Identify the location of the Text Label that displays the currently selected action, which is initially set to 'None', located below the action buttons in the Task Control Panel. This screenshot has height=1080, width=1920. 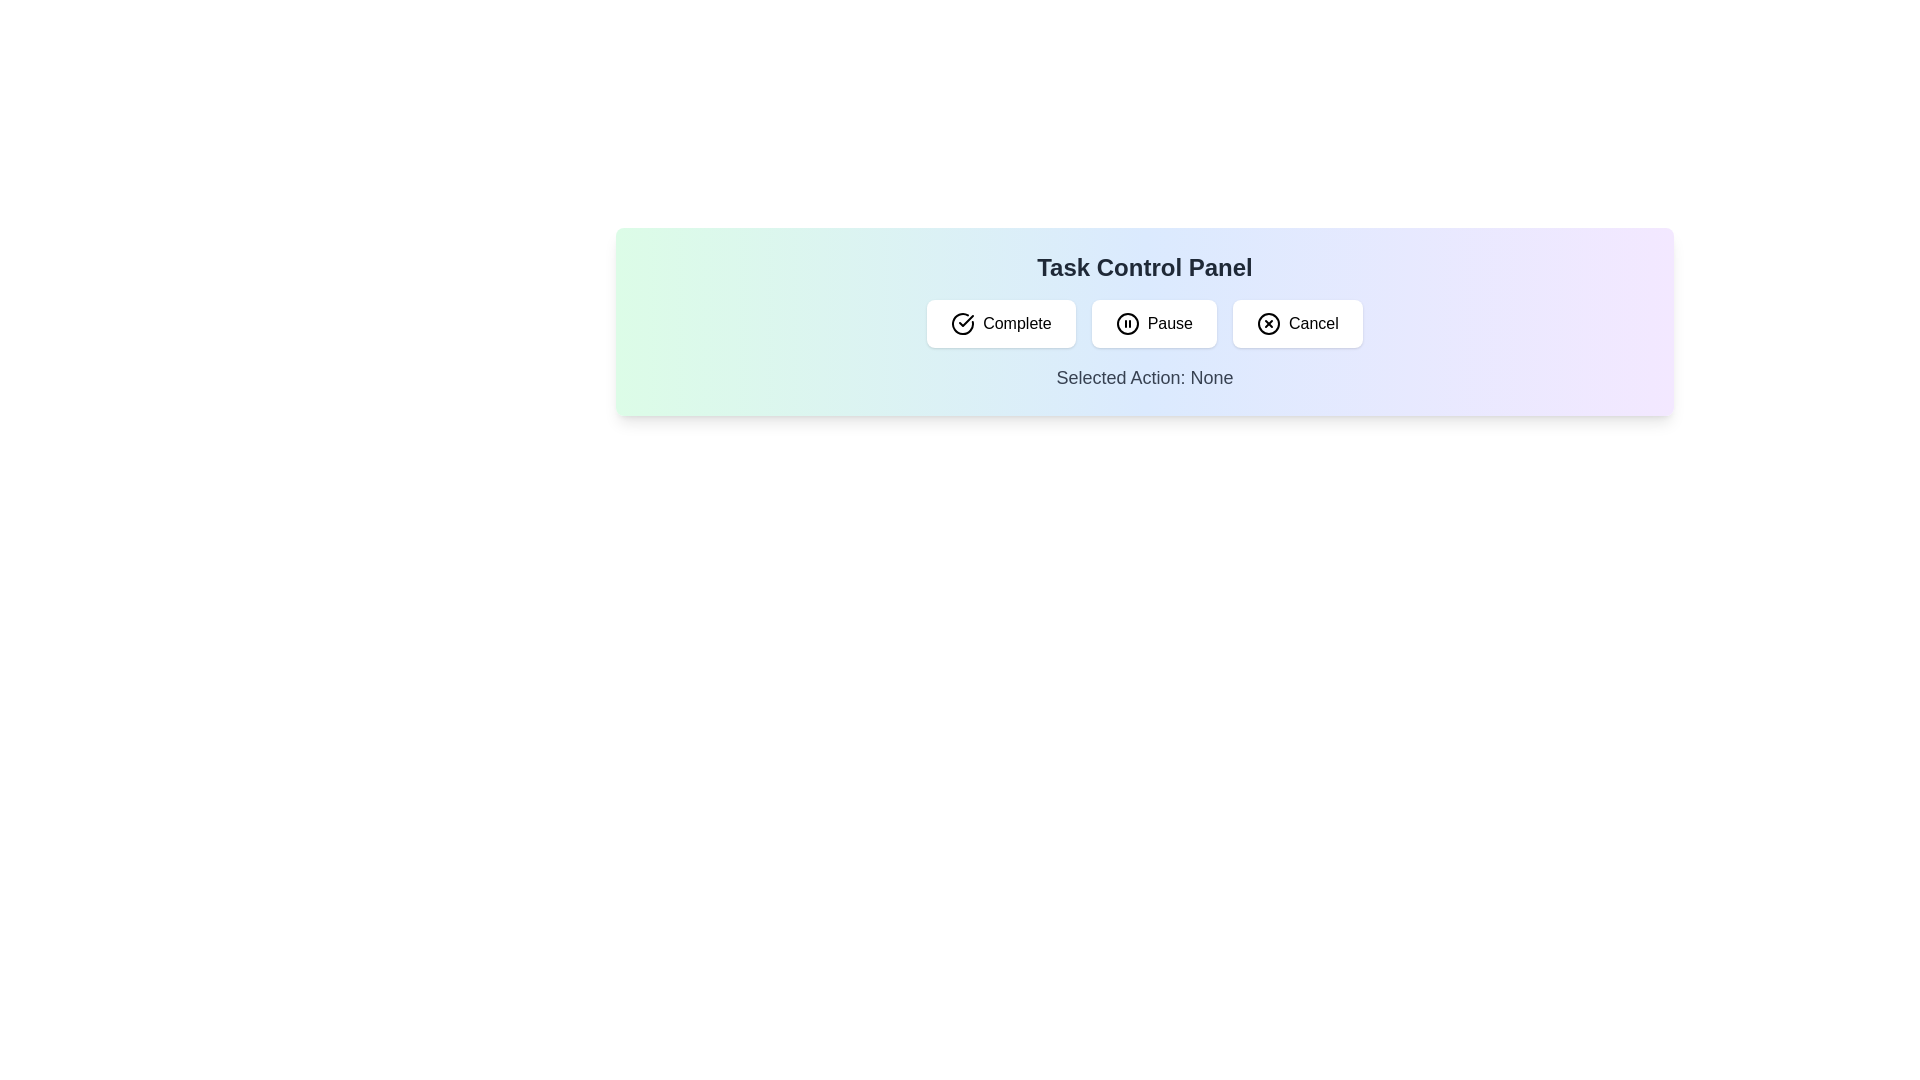
(1145, 378).